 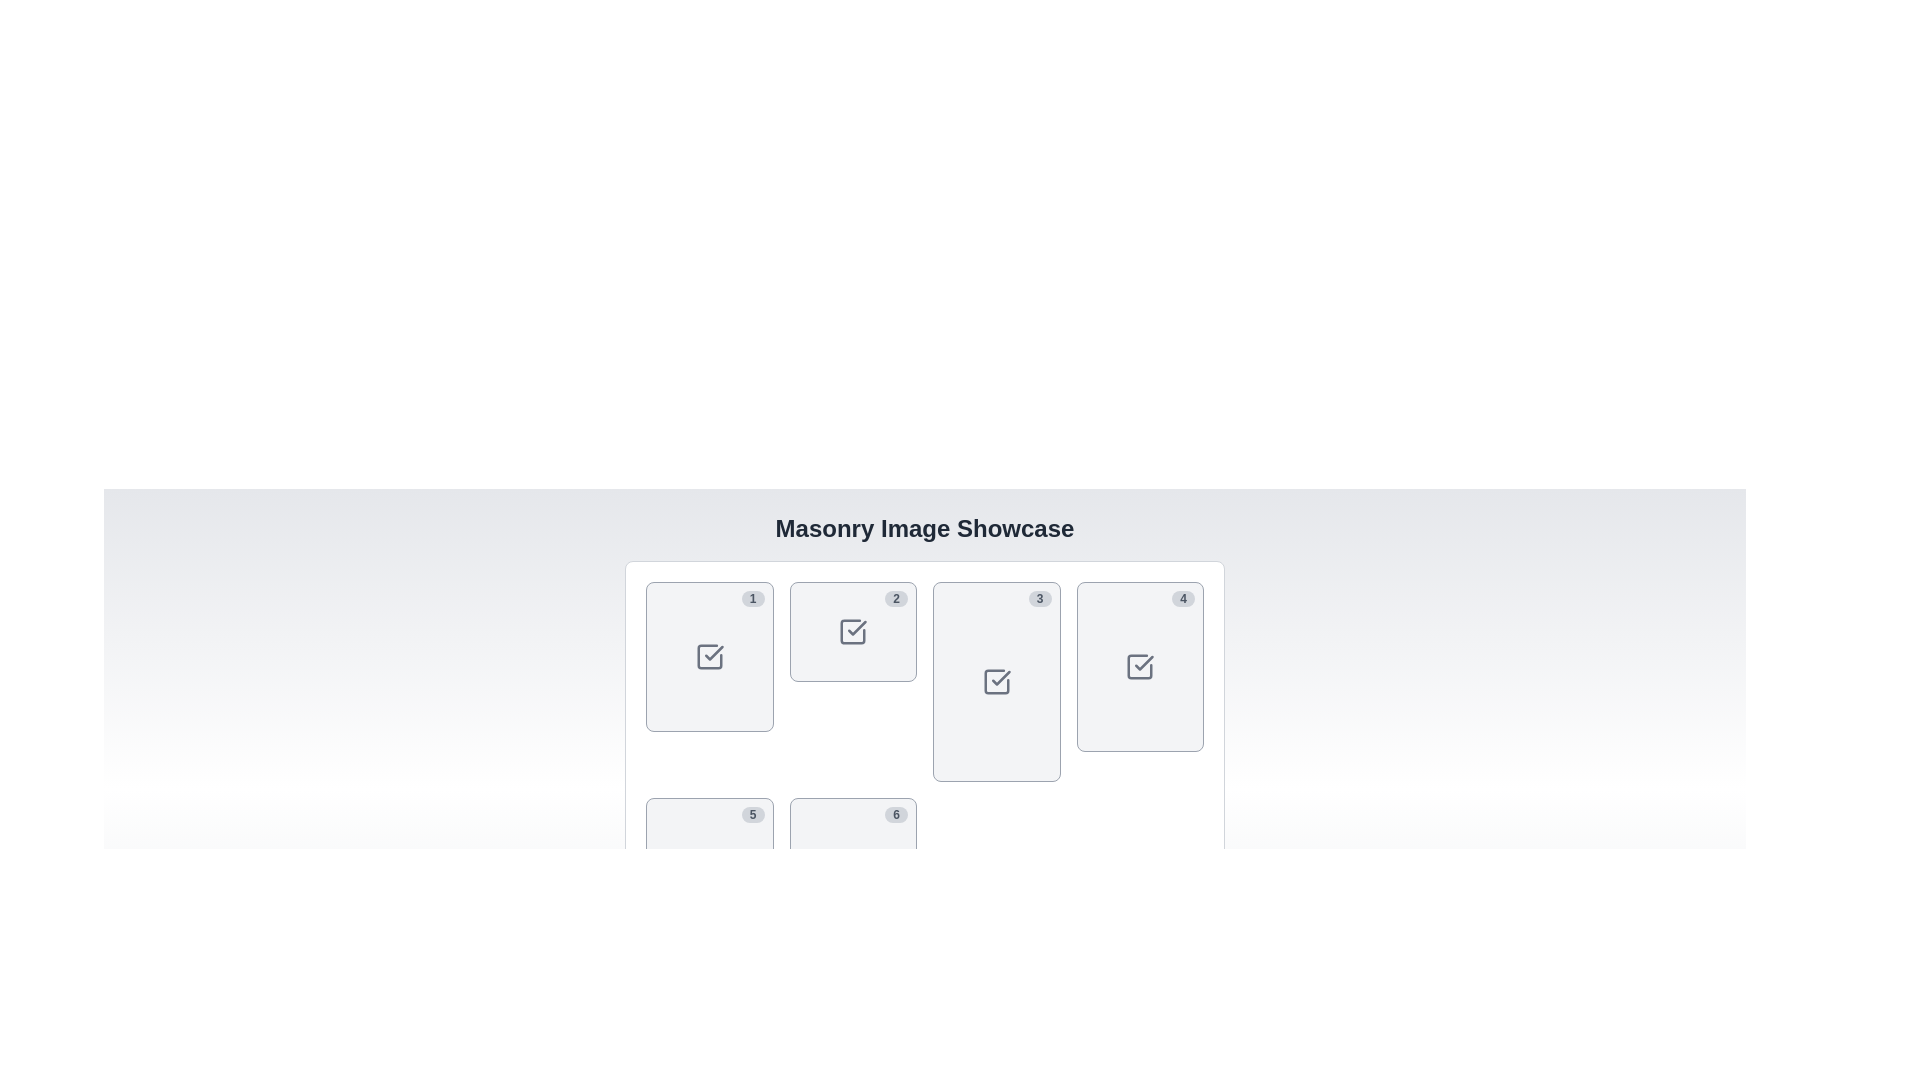 I want to click on the button located at the center of the fifth card in the grid layout, so click(x=709, y=862).